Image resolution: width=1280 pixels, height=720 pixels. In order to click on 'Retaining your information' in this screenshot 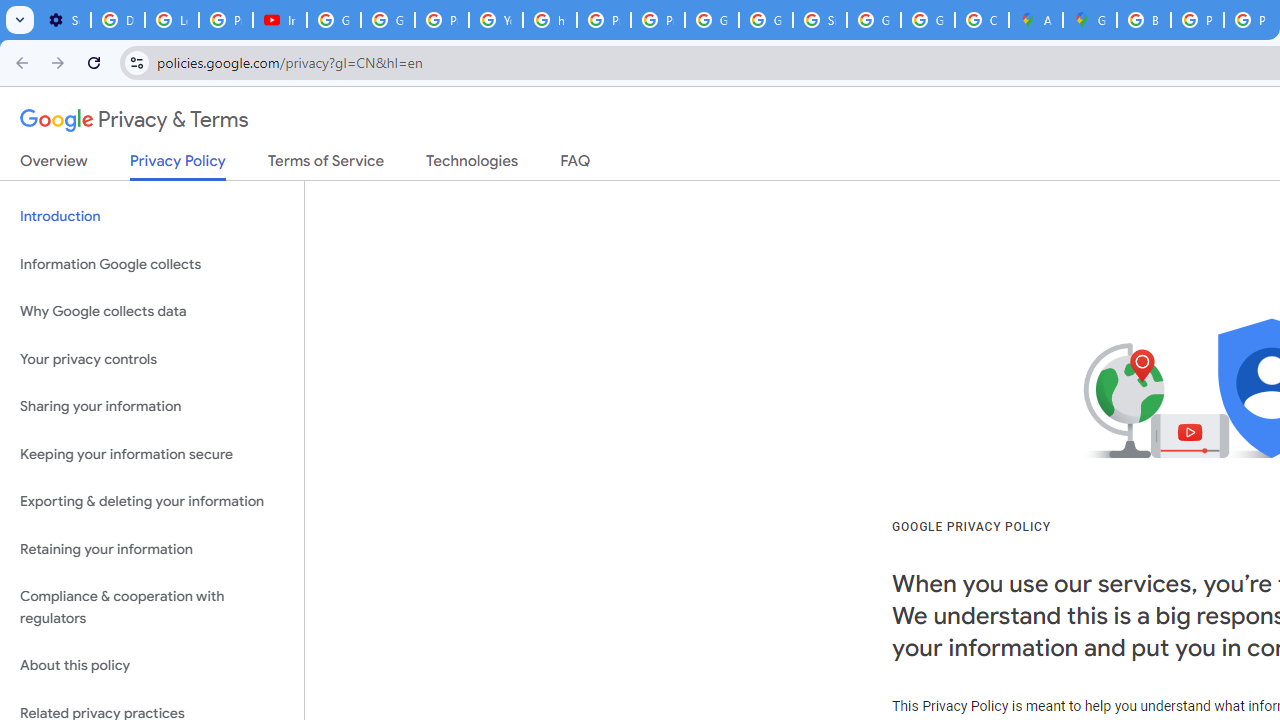, I will do `click(151, 549)`.